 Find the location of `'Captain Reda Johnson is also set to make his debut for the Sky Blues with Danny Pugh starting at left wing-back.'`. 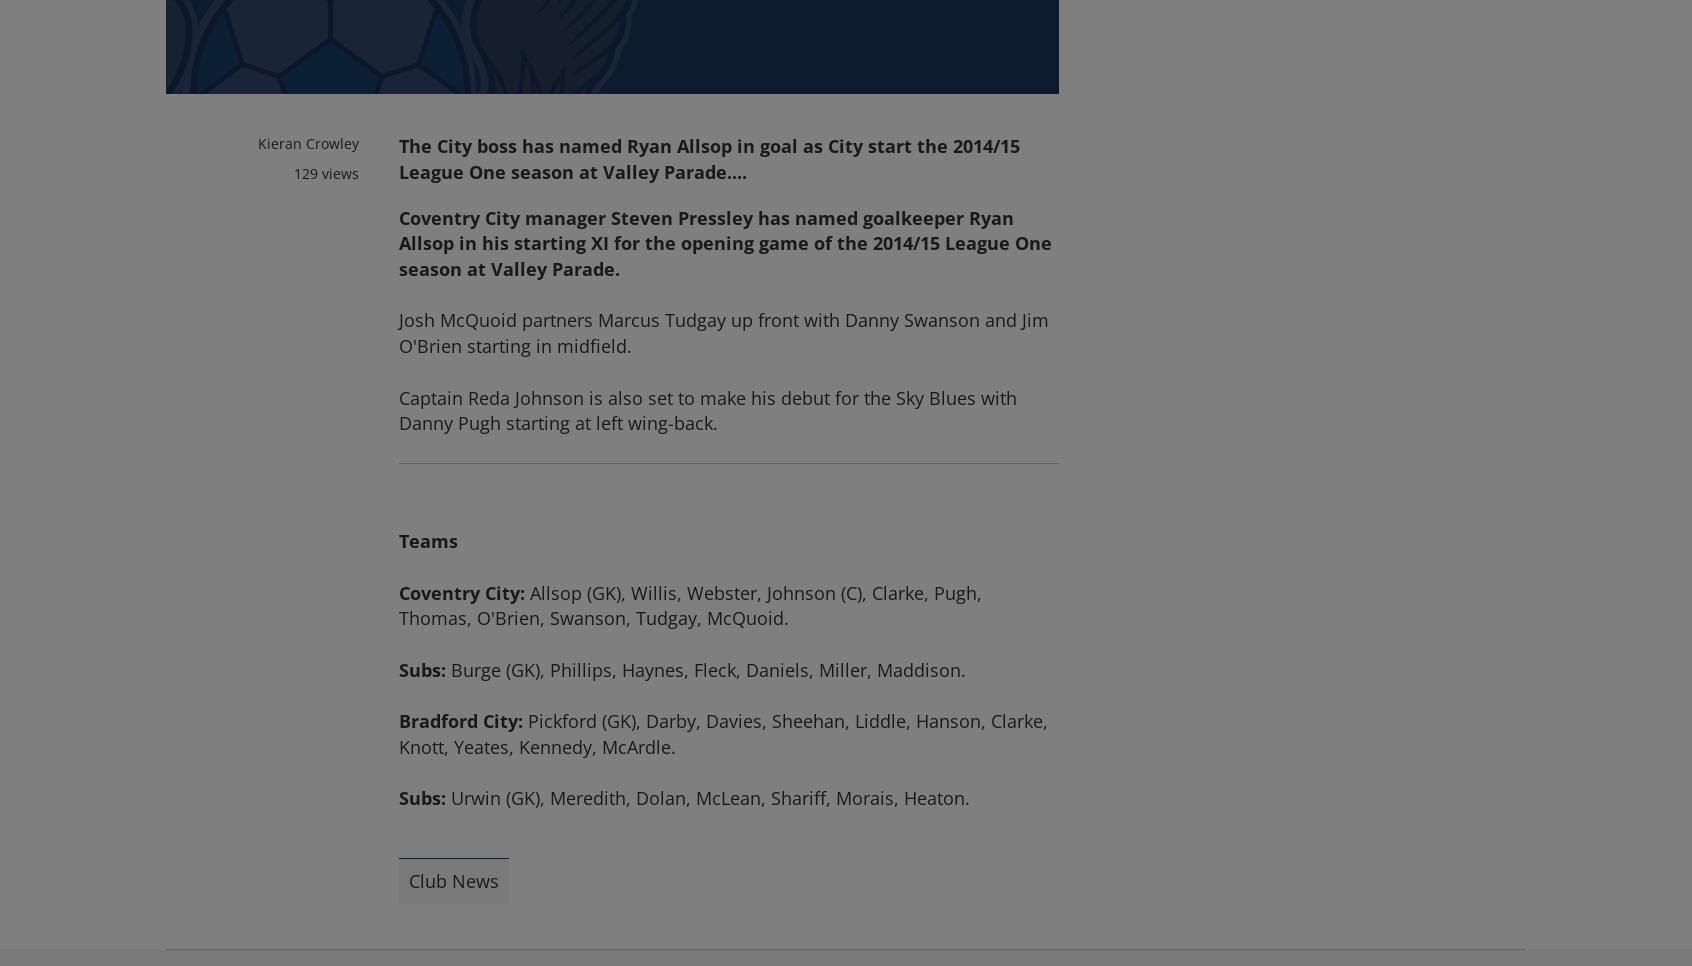

'Captain Reda Johnson is also set to make his debut for the Sky Blues with Danny Pugh starting at left wing-back.' is located at coordinates (706, 409).